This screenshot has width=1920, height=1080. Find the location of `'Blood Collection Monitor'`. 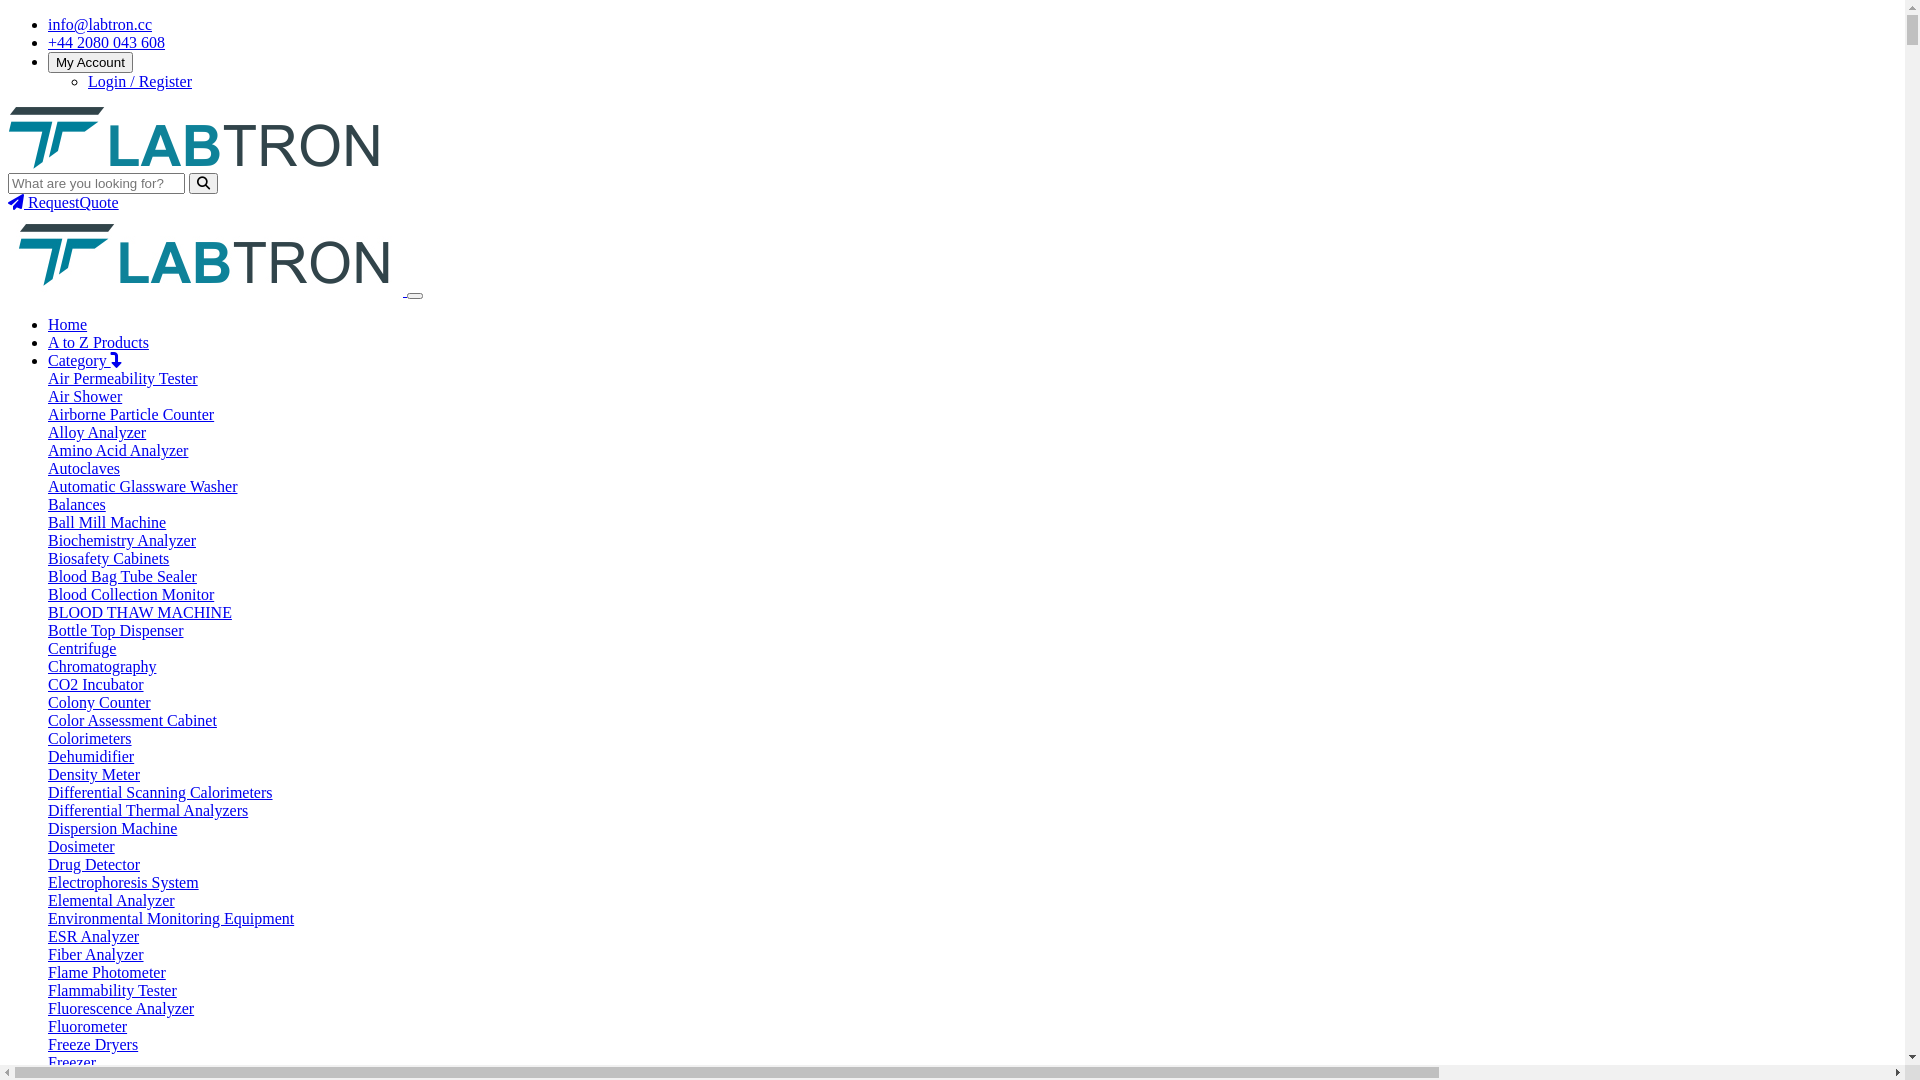

'Blood Collection Monitor' is located at coordinates (48, 593).